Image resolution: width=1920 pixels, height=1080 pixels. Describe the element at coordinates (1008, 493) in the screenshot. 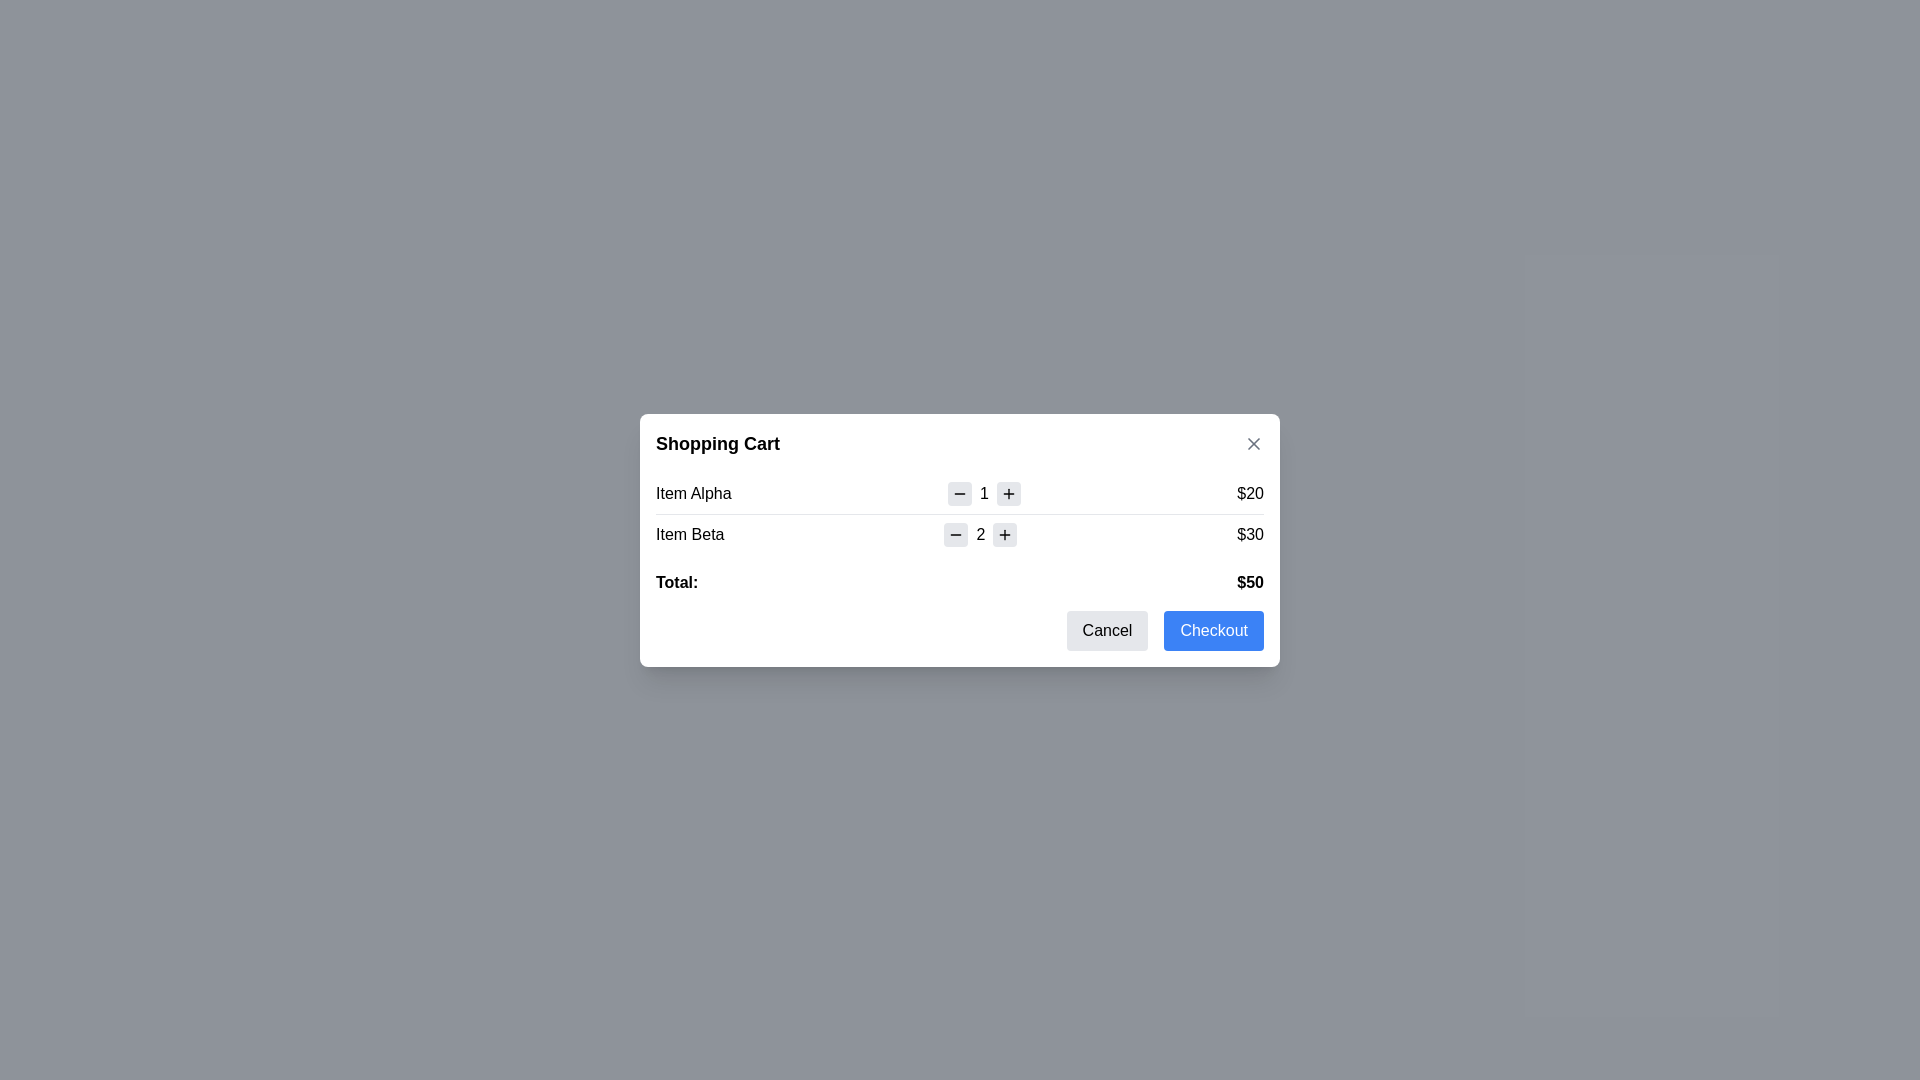

I see `the increment button for 'Item Alpha'` at that location.